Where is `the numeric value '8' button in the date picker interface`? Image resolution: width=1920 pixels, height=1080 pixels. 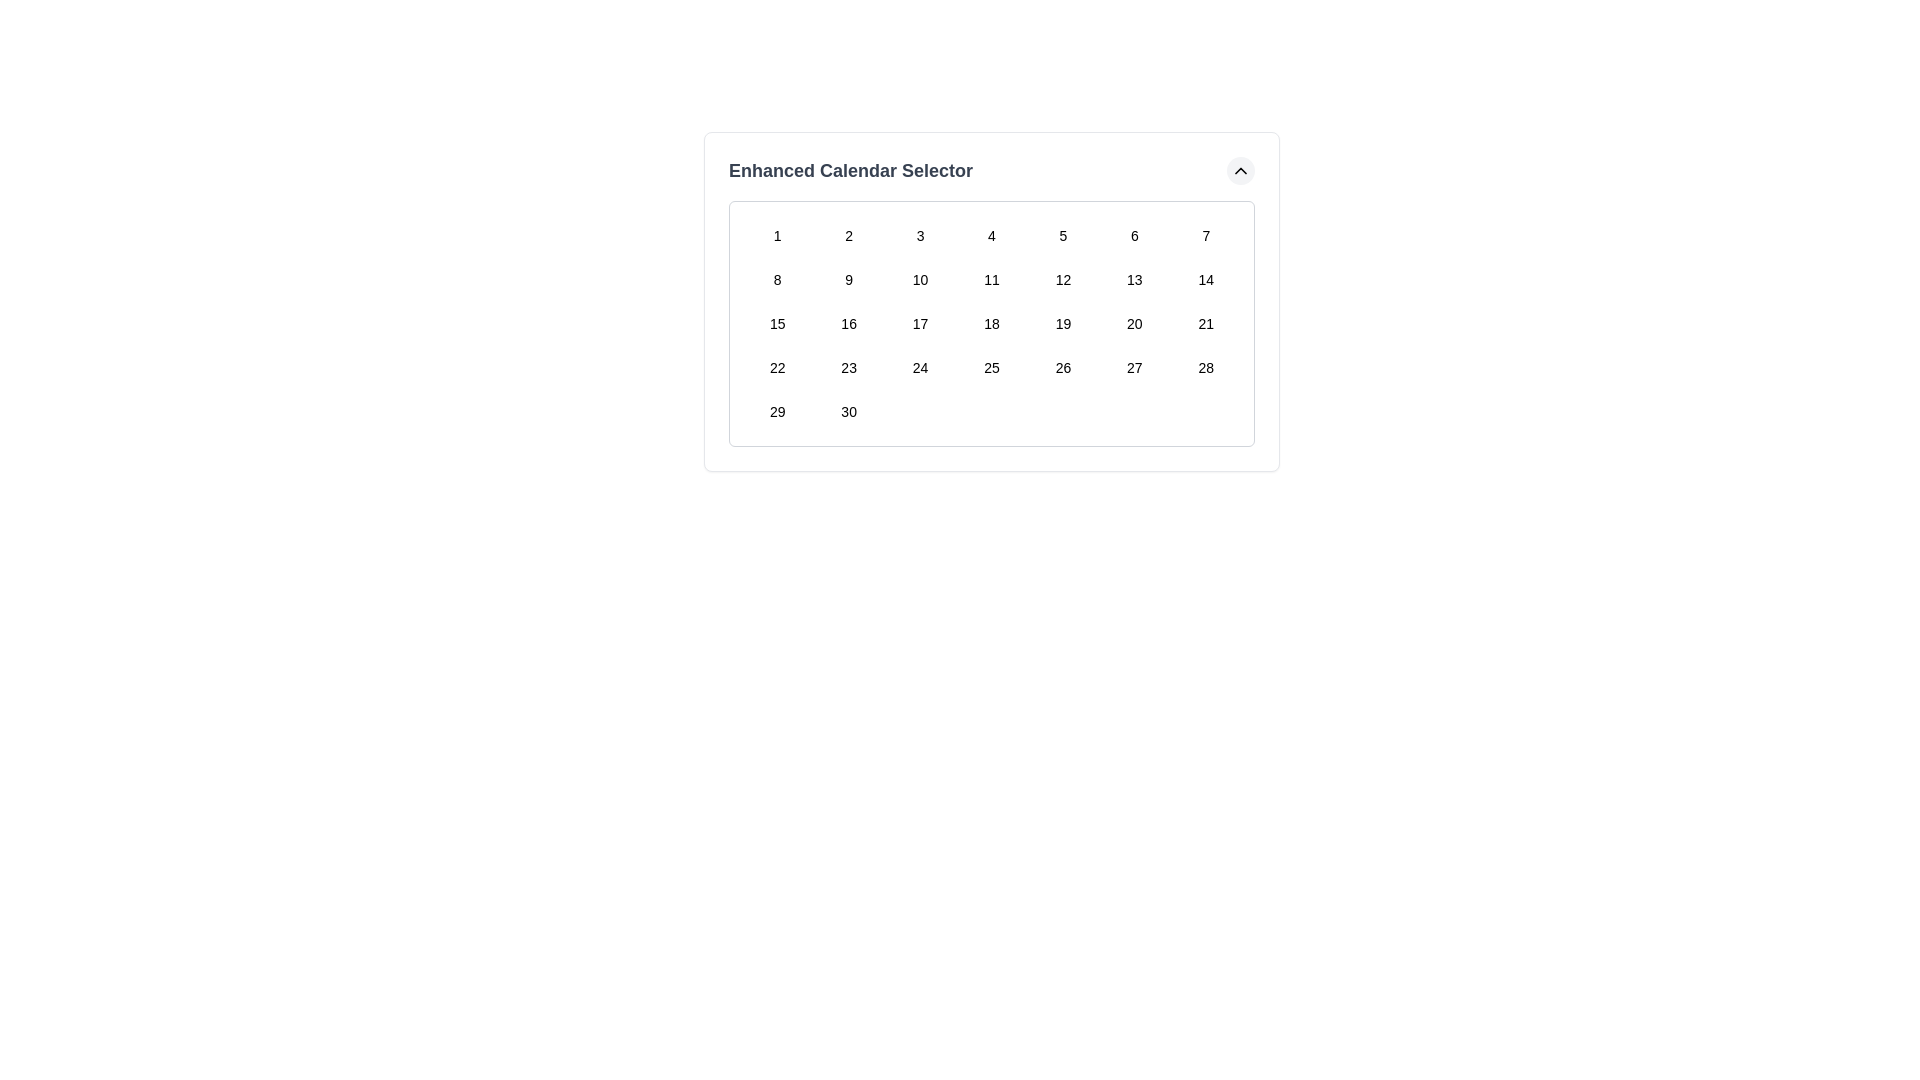 the numeric value '8' button in the date picker interface is located at coordinates (776, 280).